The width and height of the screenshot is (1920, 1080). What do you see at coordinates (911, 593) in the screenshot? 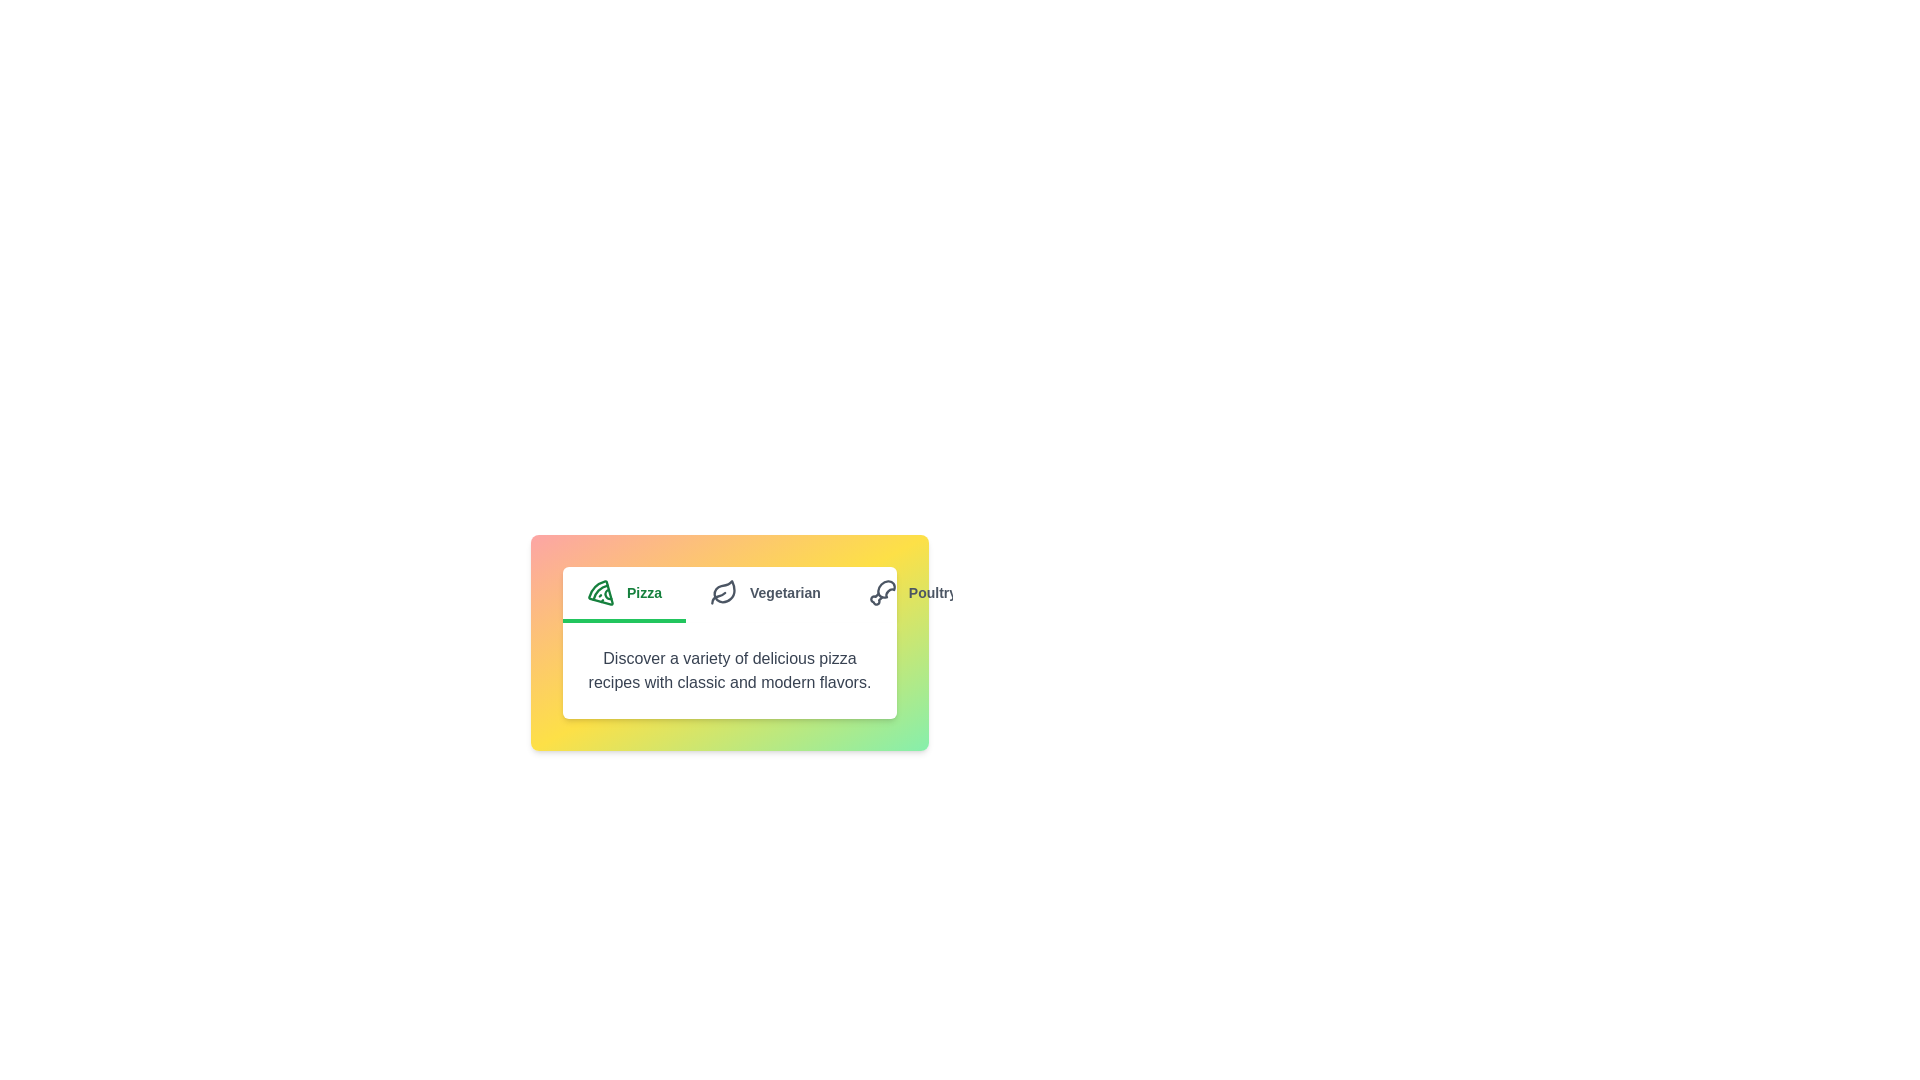
I see `the tab labeled Poultry` at bounding box center [911, 593].